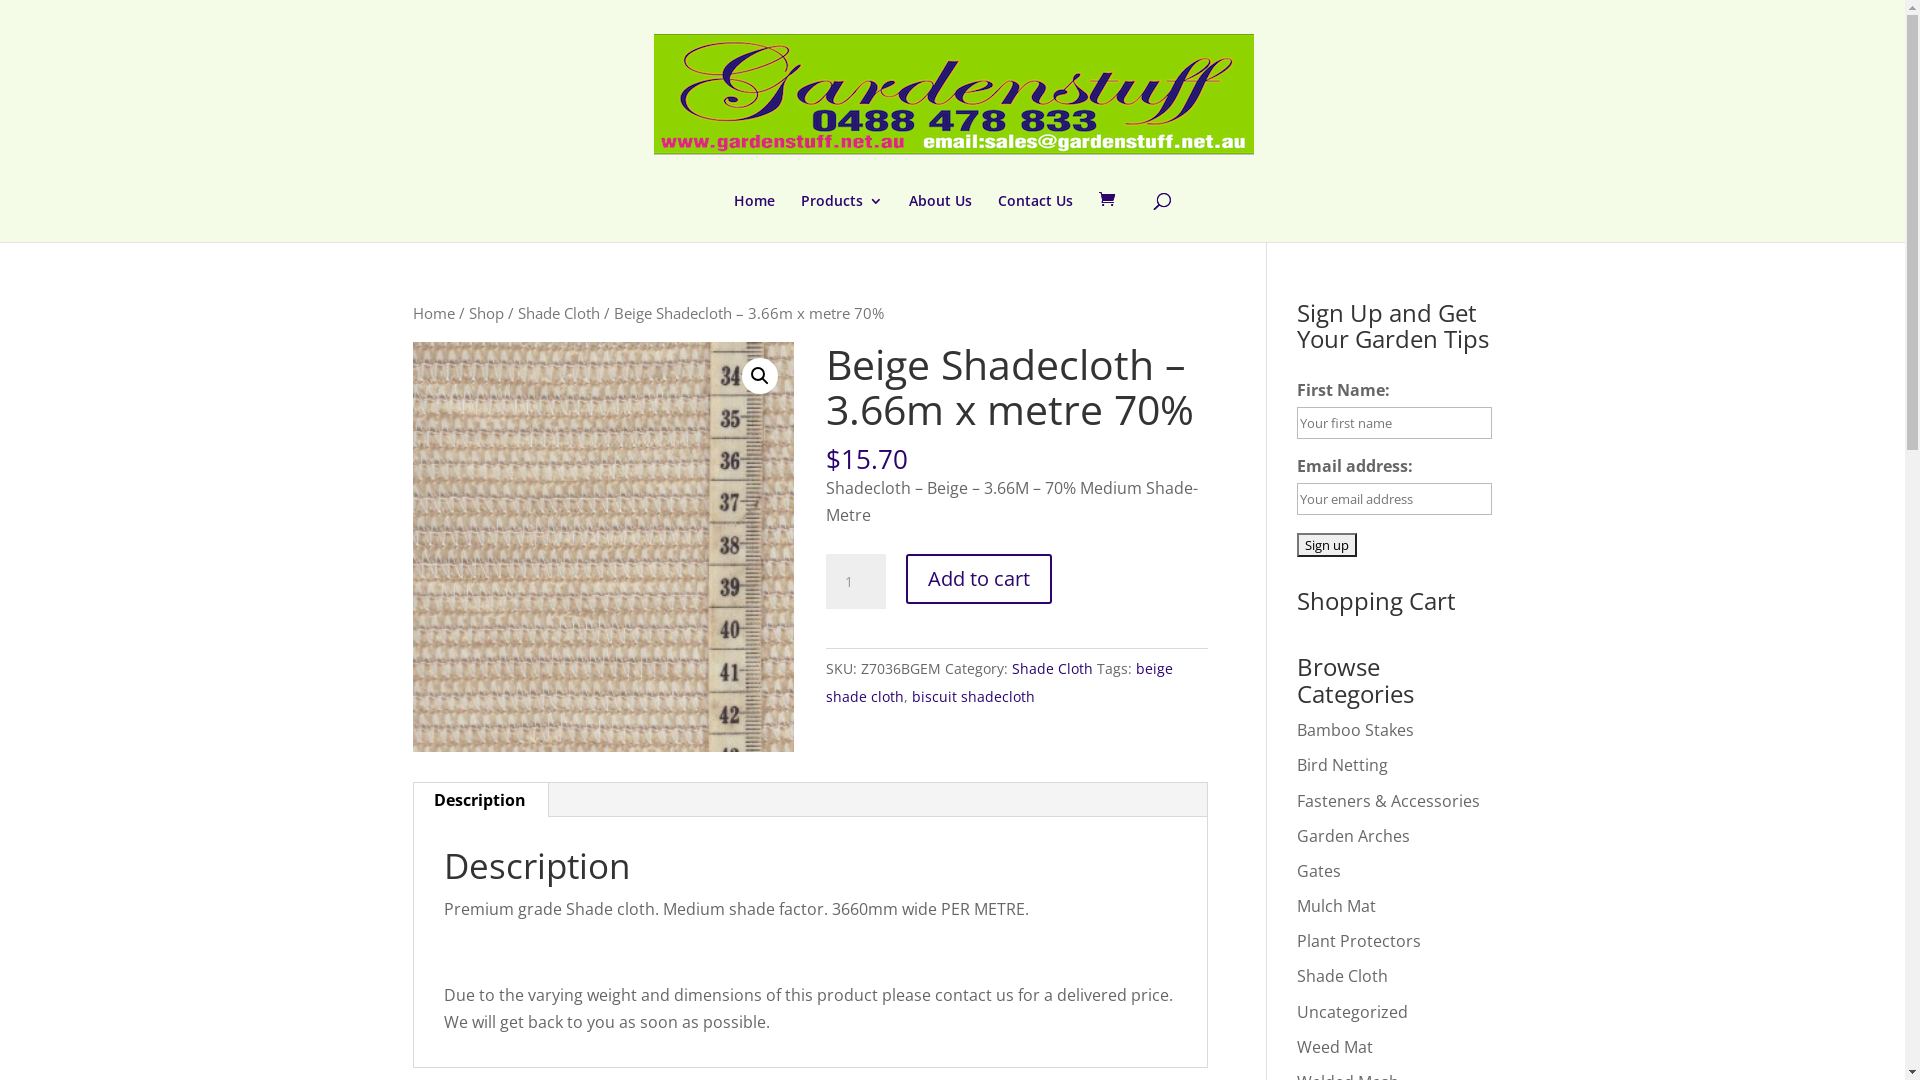 This screenshot has height=1080, width=1920. Describe the element at coordinates (1326, 544) in the screenshot. I see `'Sign up'` at that location.